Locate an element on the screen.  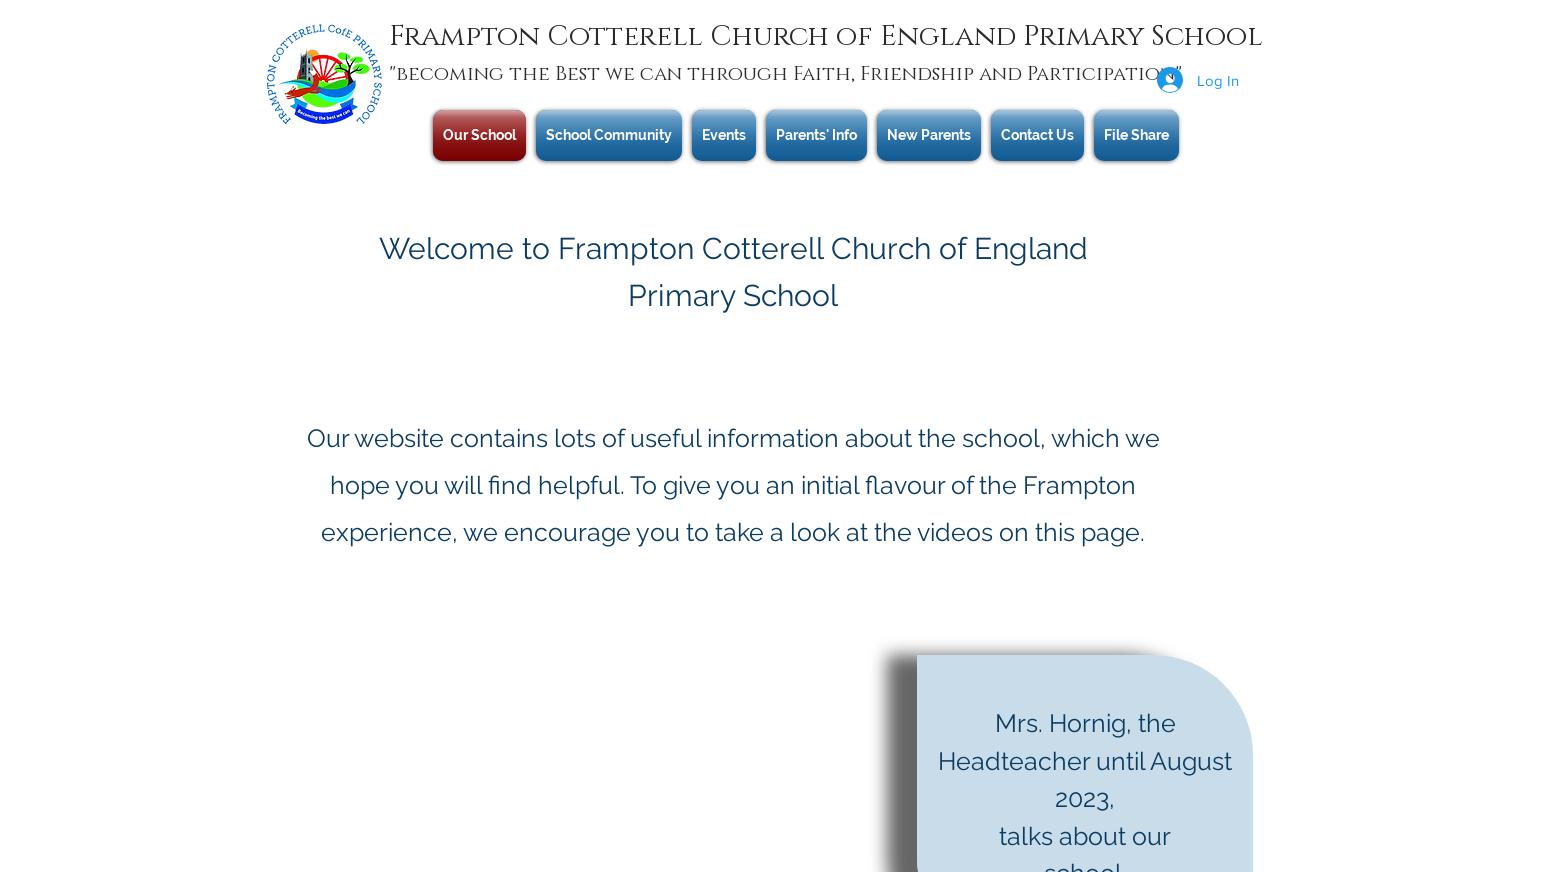
'File Share' is located at coordinates (1135, 134).